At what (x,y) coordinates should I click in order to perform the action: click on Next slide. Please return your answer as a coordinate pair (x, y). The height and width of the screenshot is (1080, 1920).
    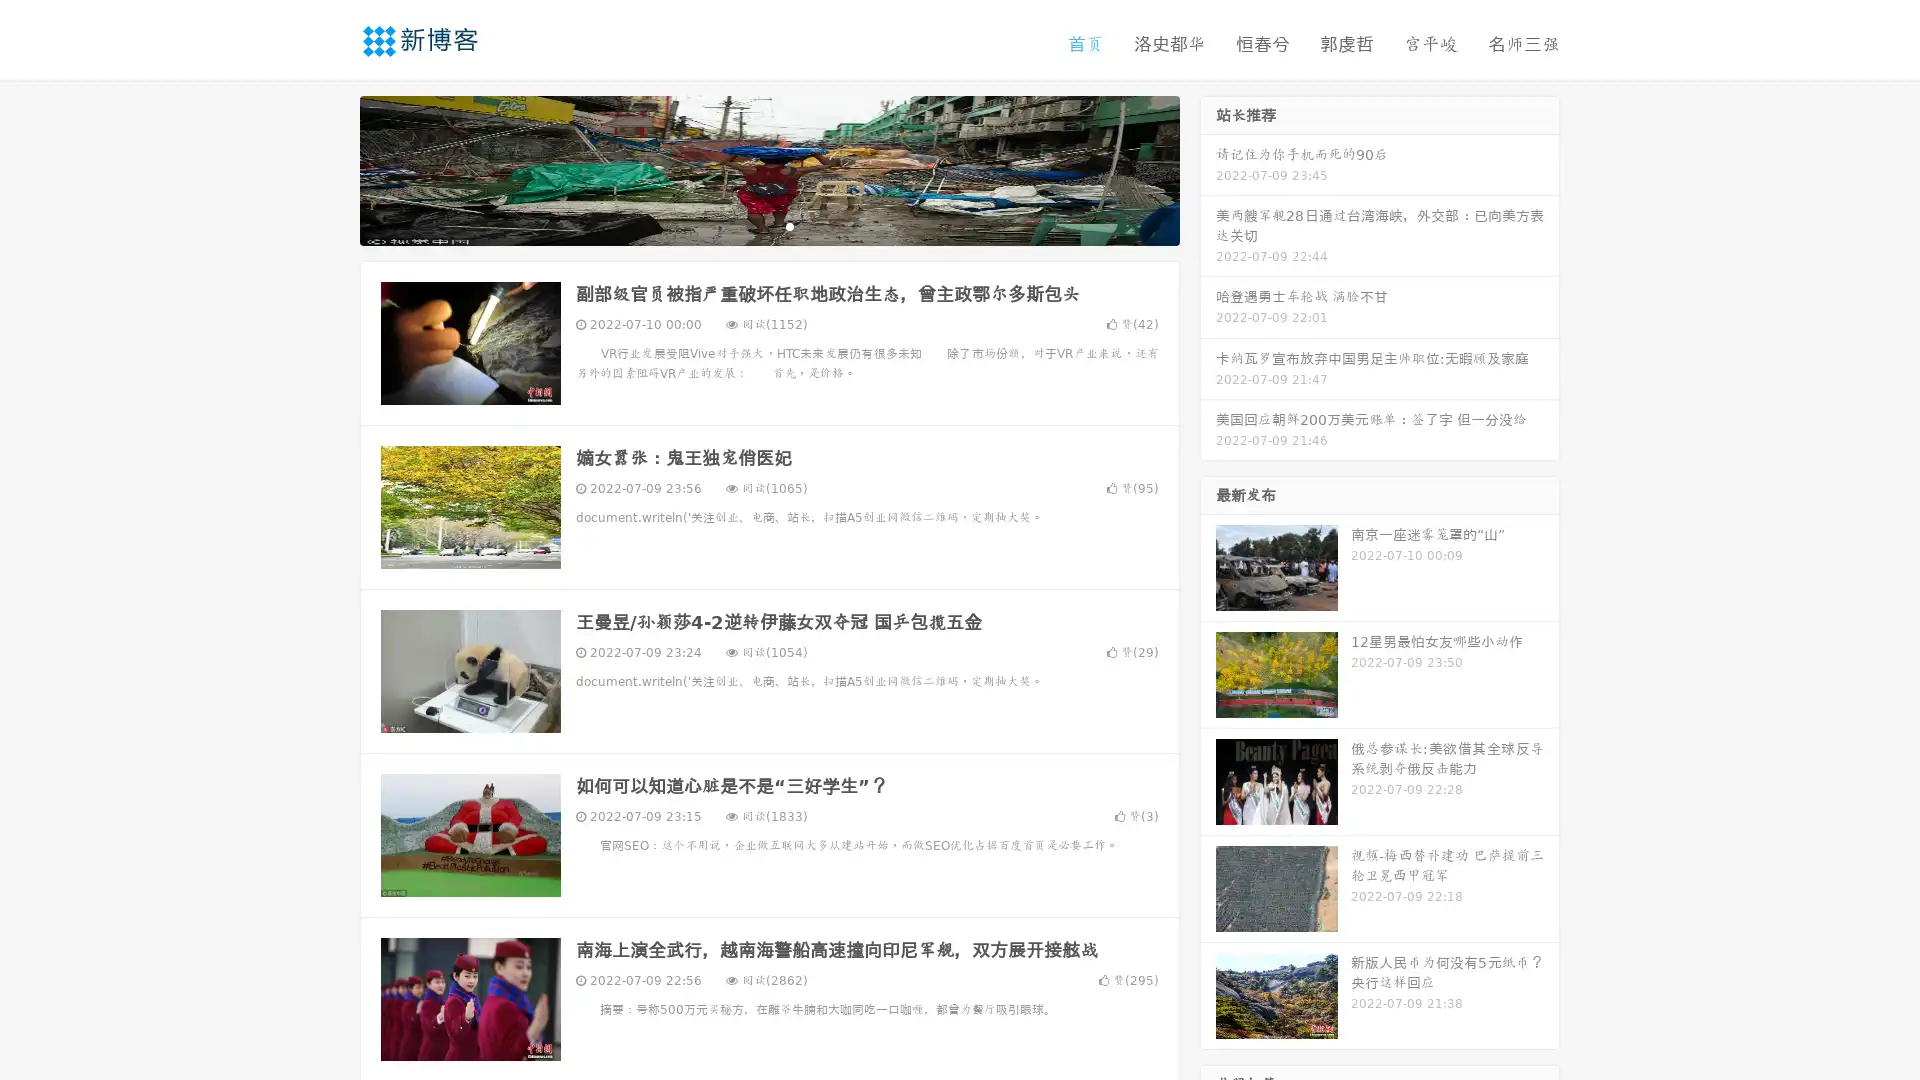
    Looking at the image, I should click on (1208, 168).